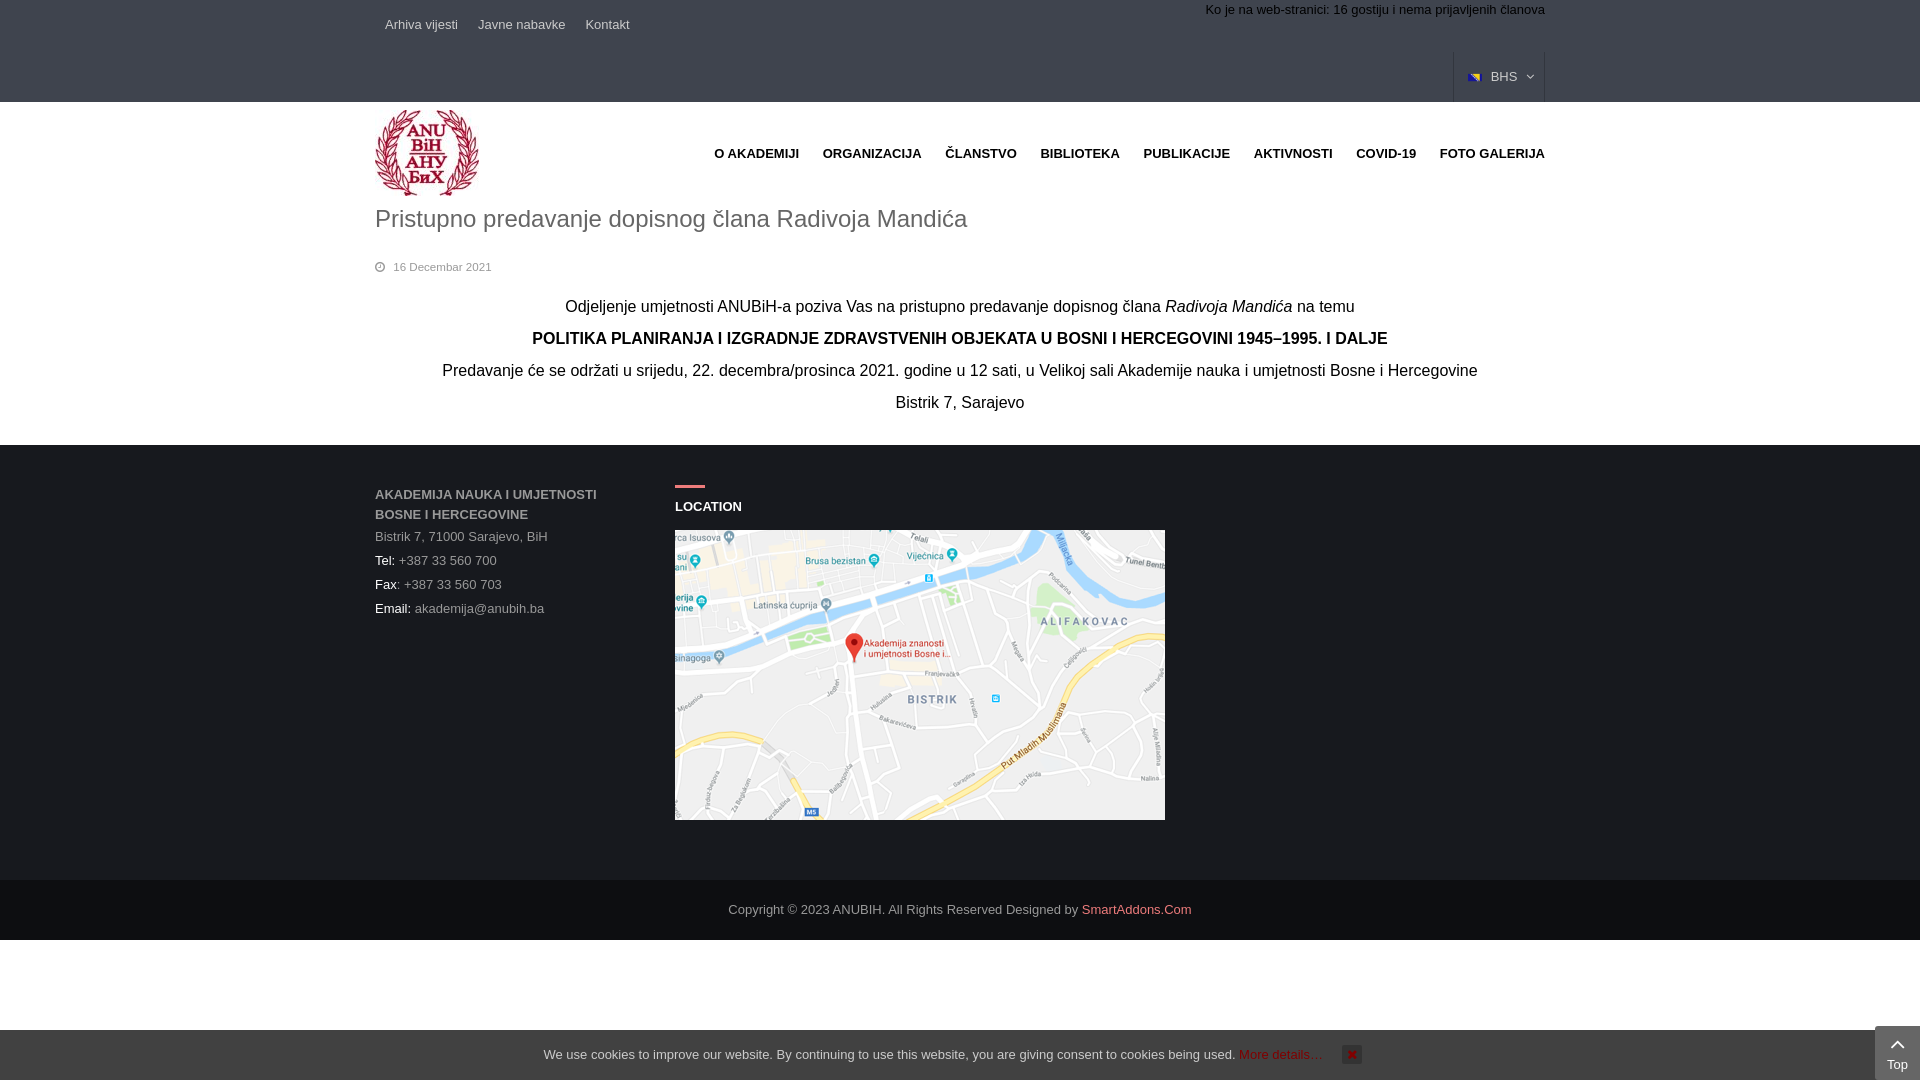  Describe the element at coordinates (1293, 153) in the screenshot. I see `'AKTIVNOSTI'` at that location.